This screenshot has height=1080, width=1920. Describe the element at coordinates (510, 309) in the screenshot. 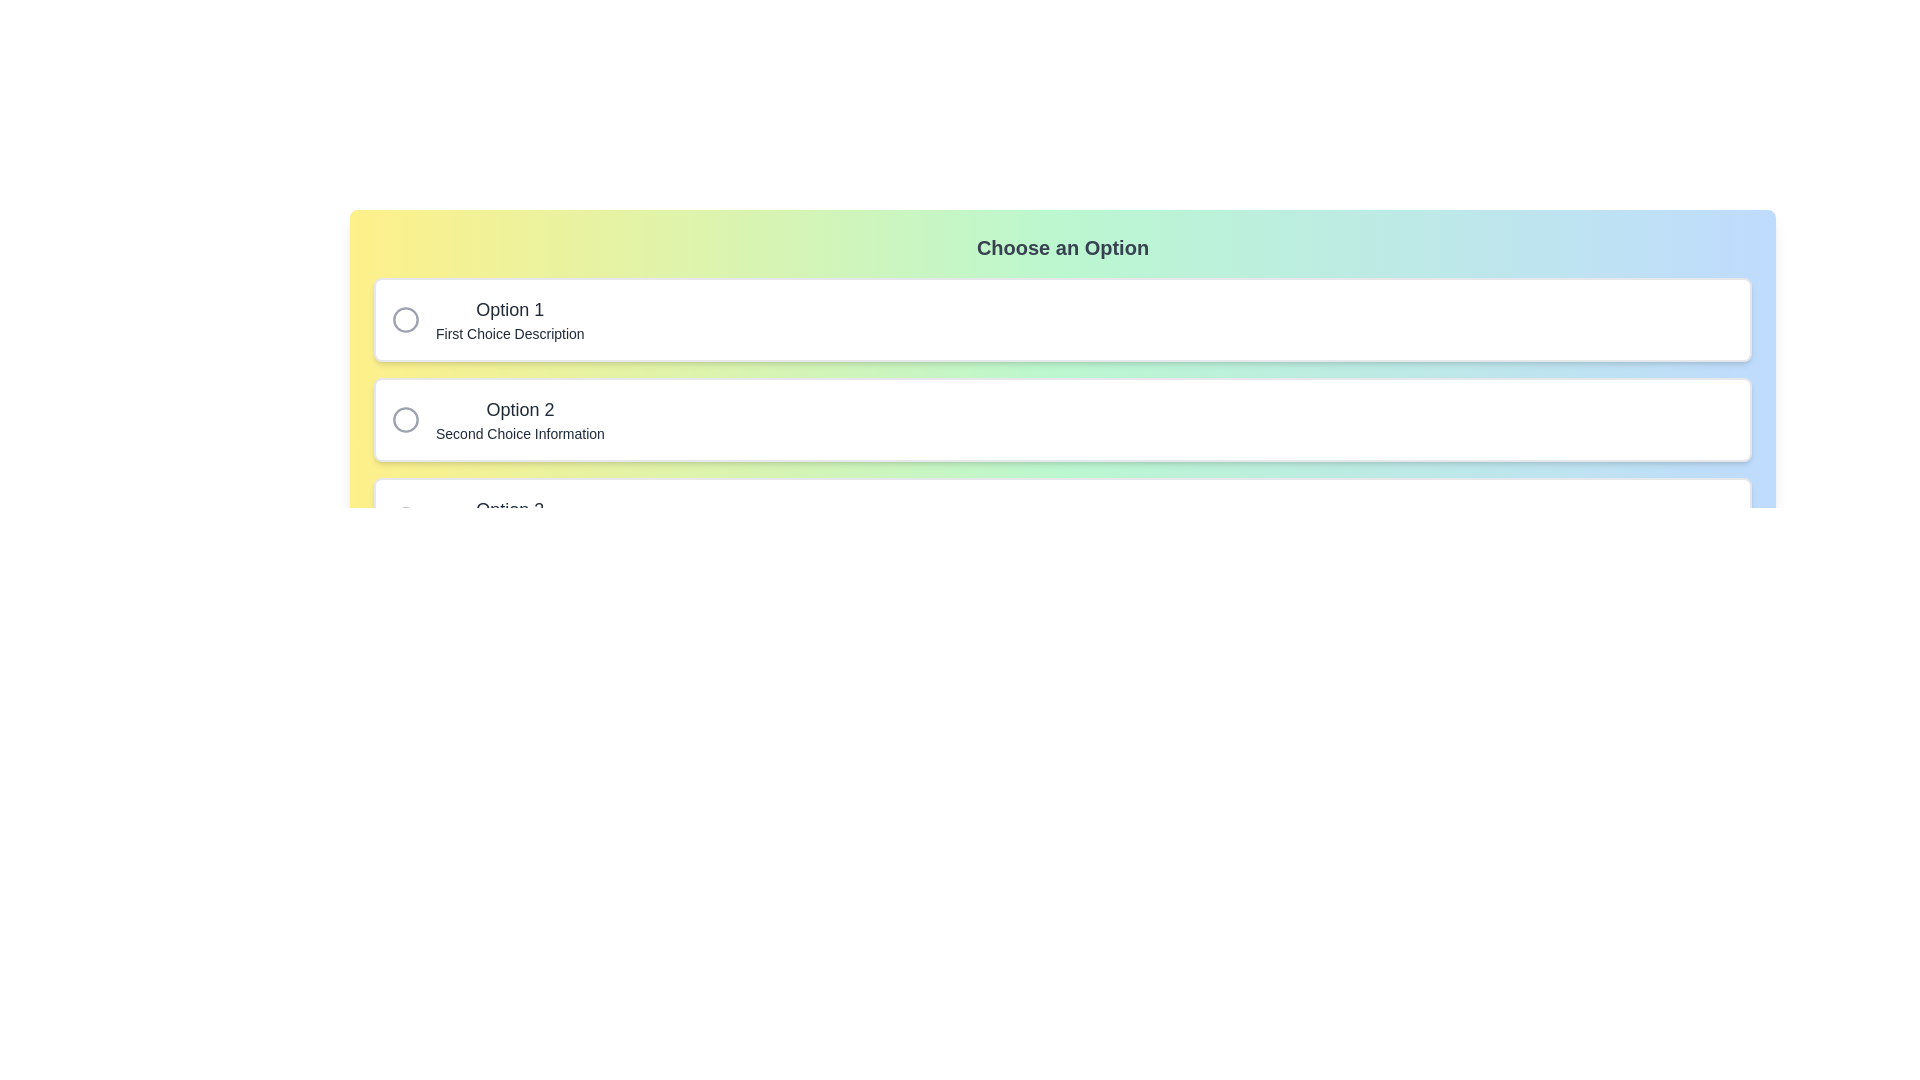

I see `the text label for 'Option 1' that serves as a title for the first selectable choice in the list, positioned above 'First Choice Description'` at that location.